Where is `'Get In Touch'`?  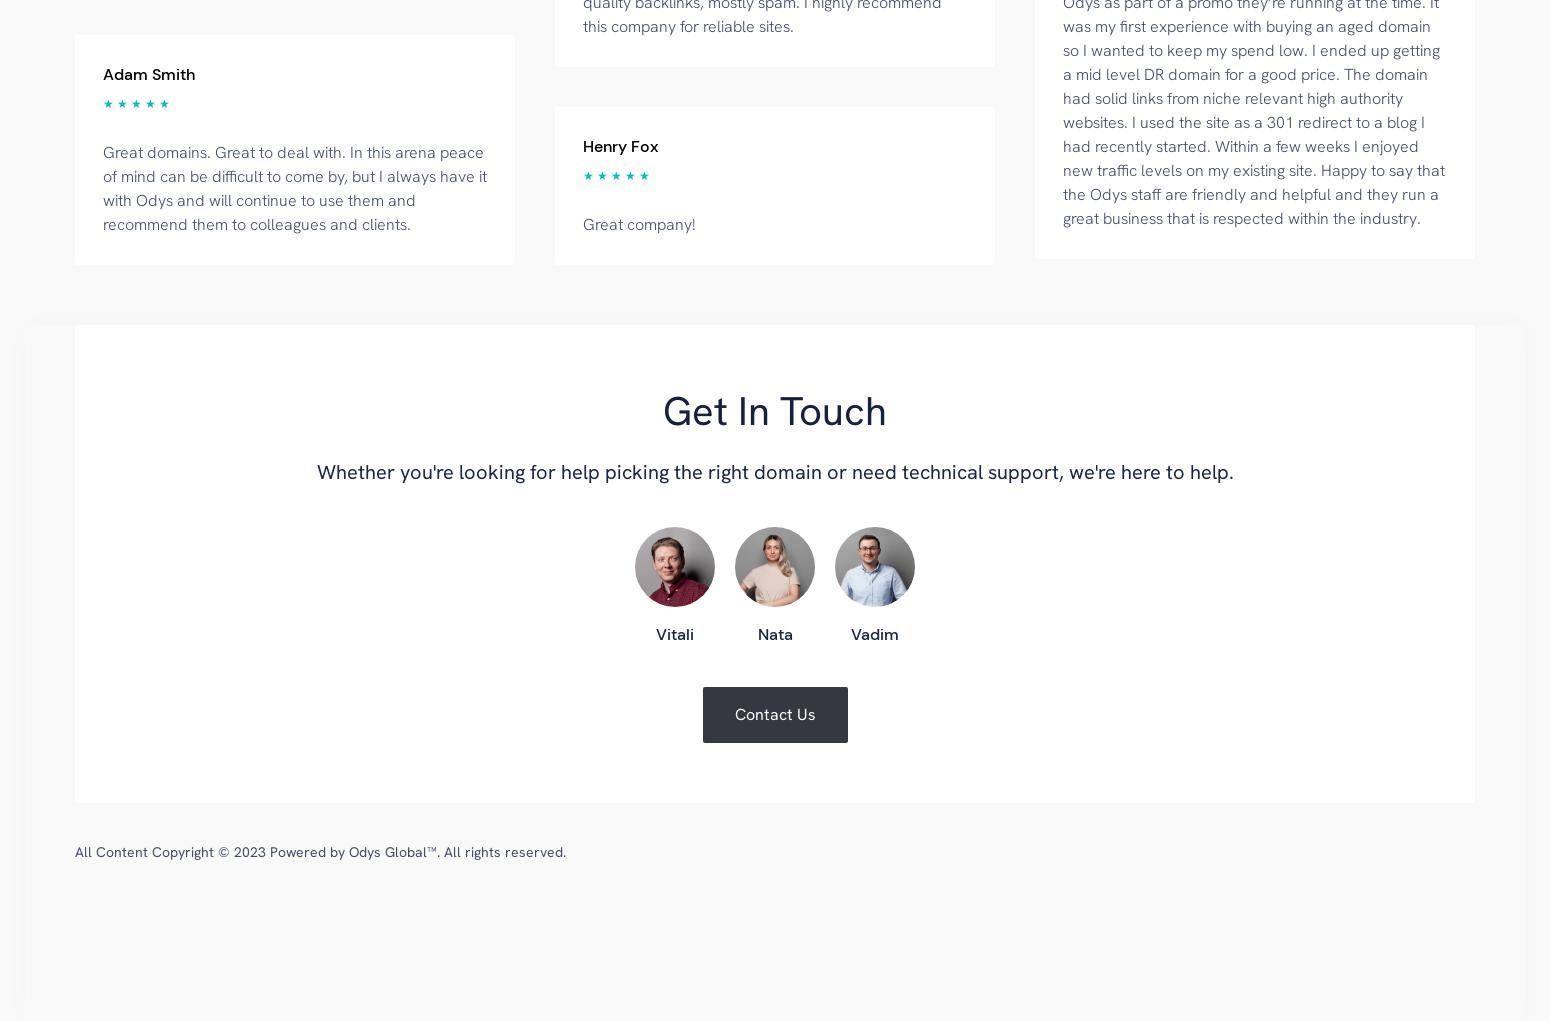 'Get In Touch' is located at coordinates (775, 409).